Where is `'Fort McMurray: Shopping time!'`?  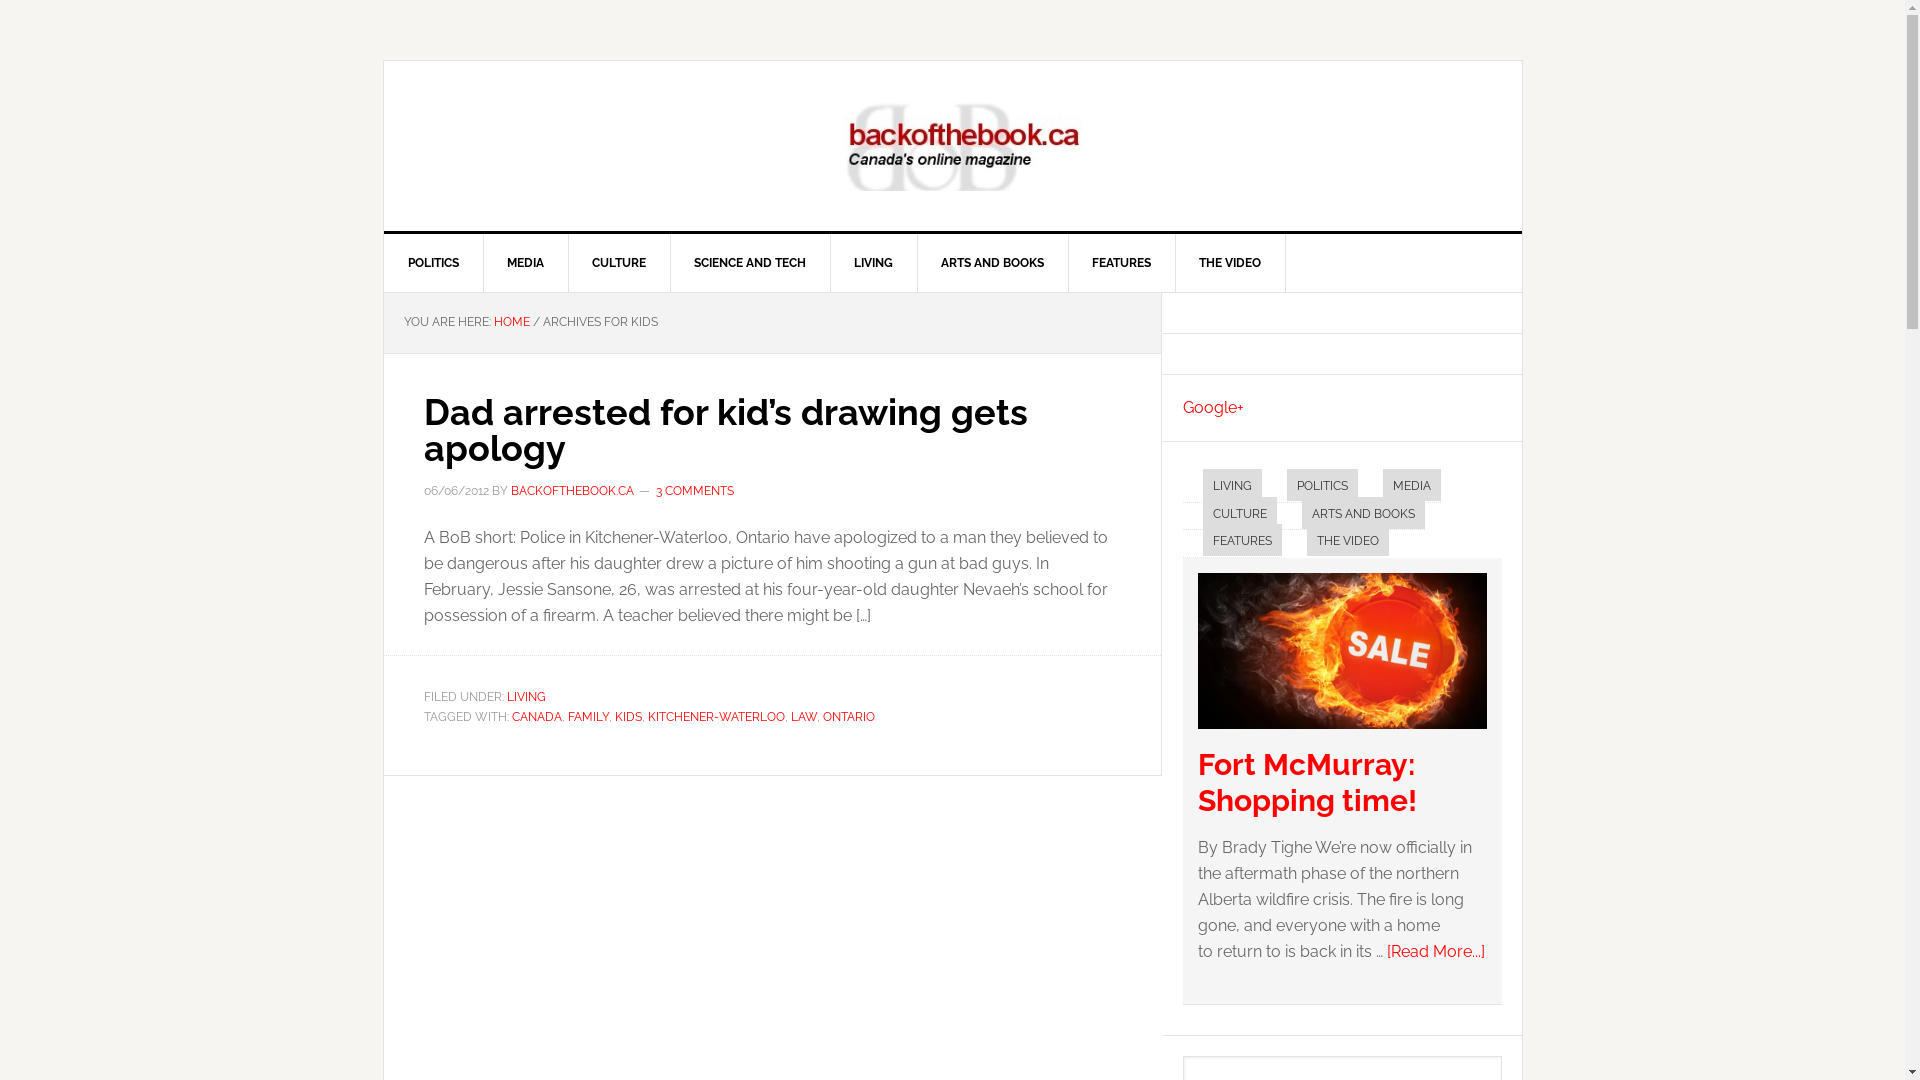
'Fort McMurray: Shopping time!' is located at coordinates (1342, 733).